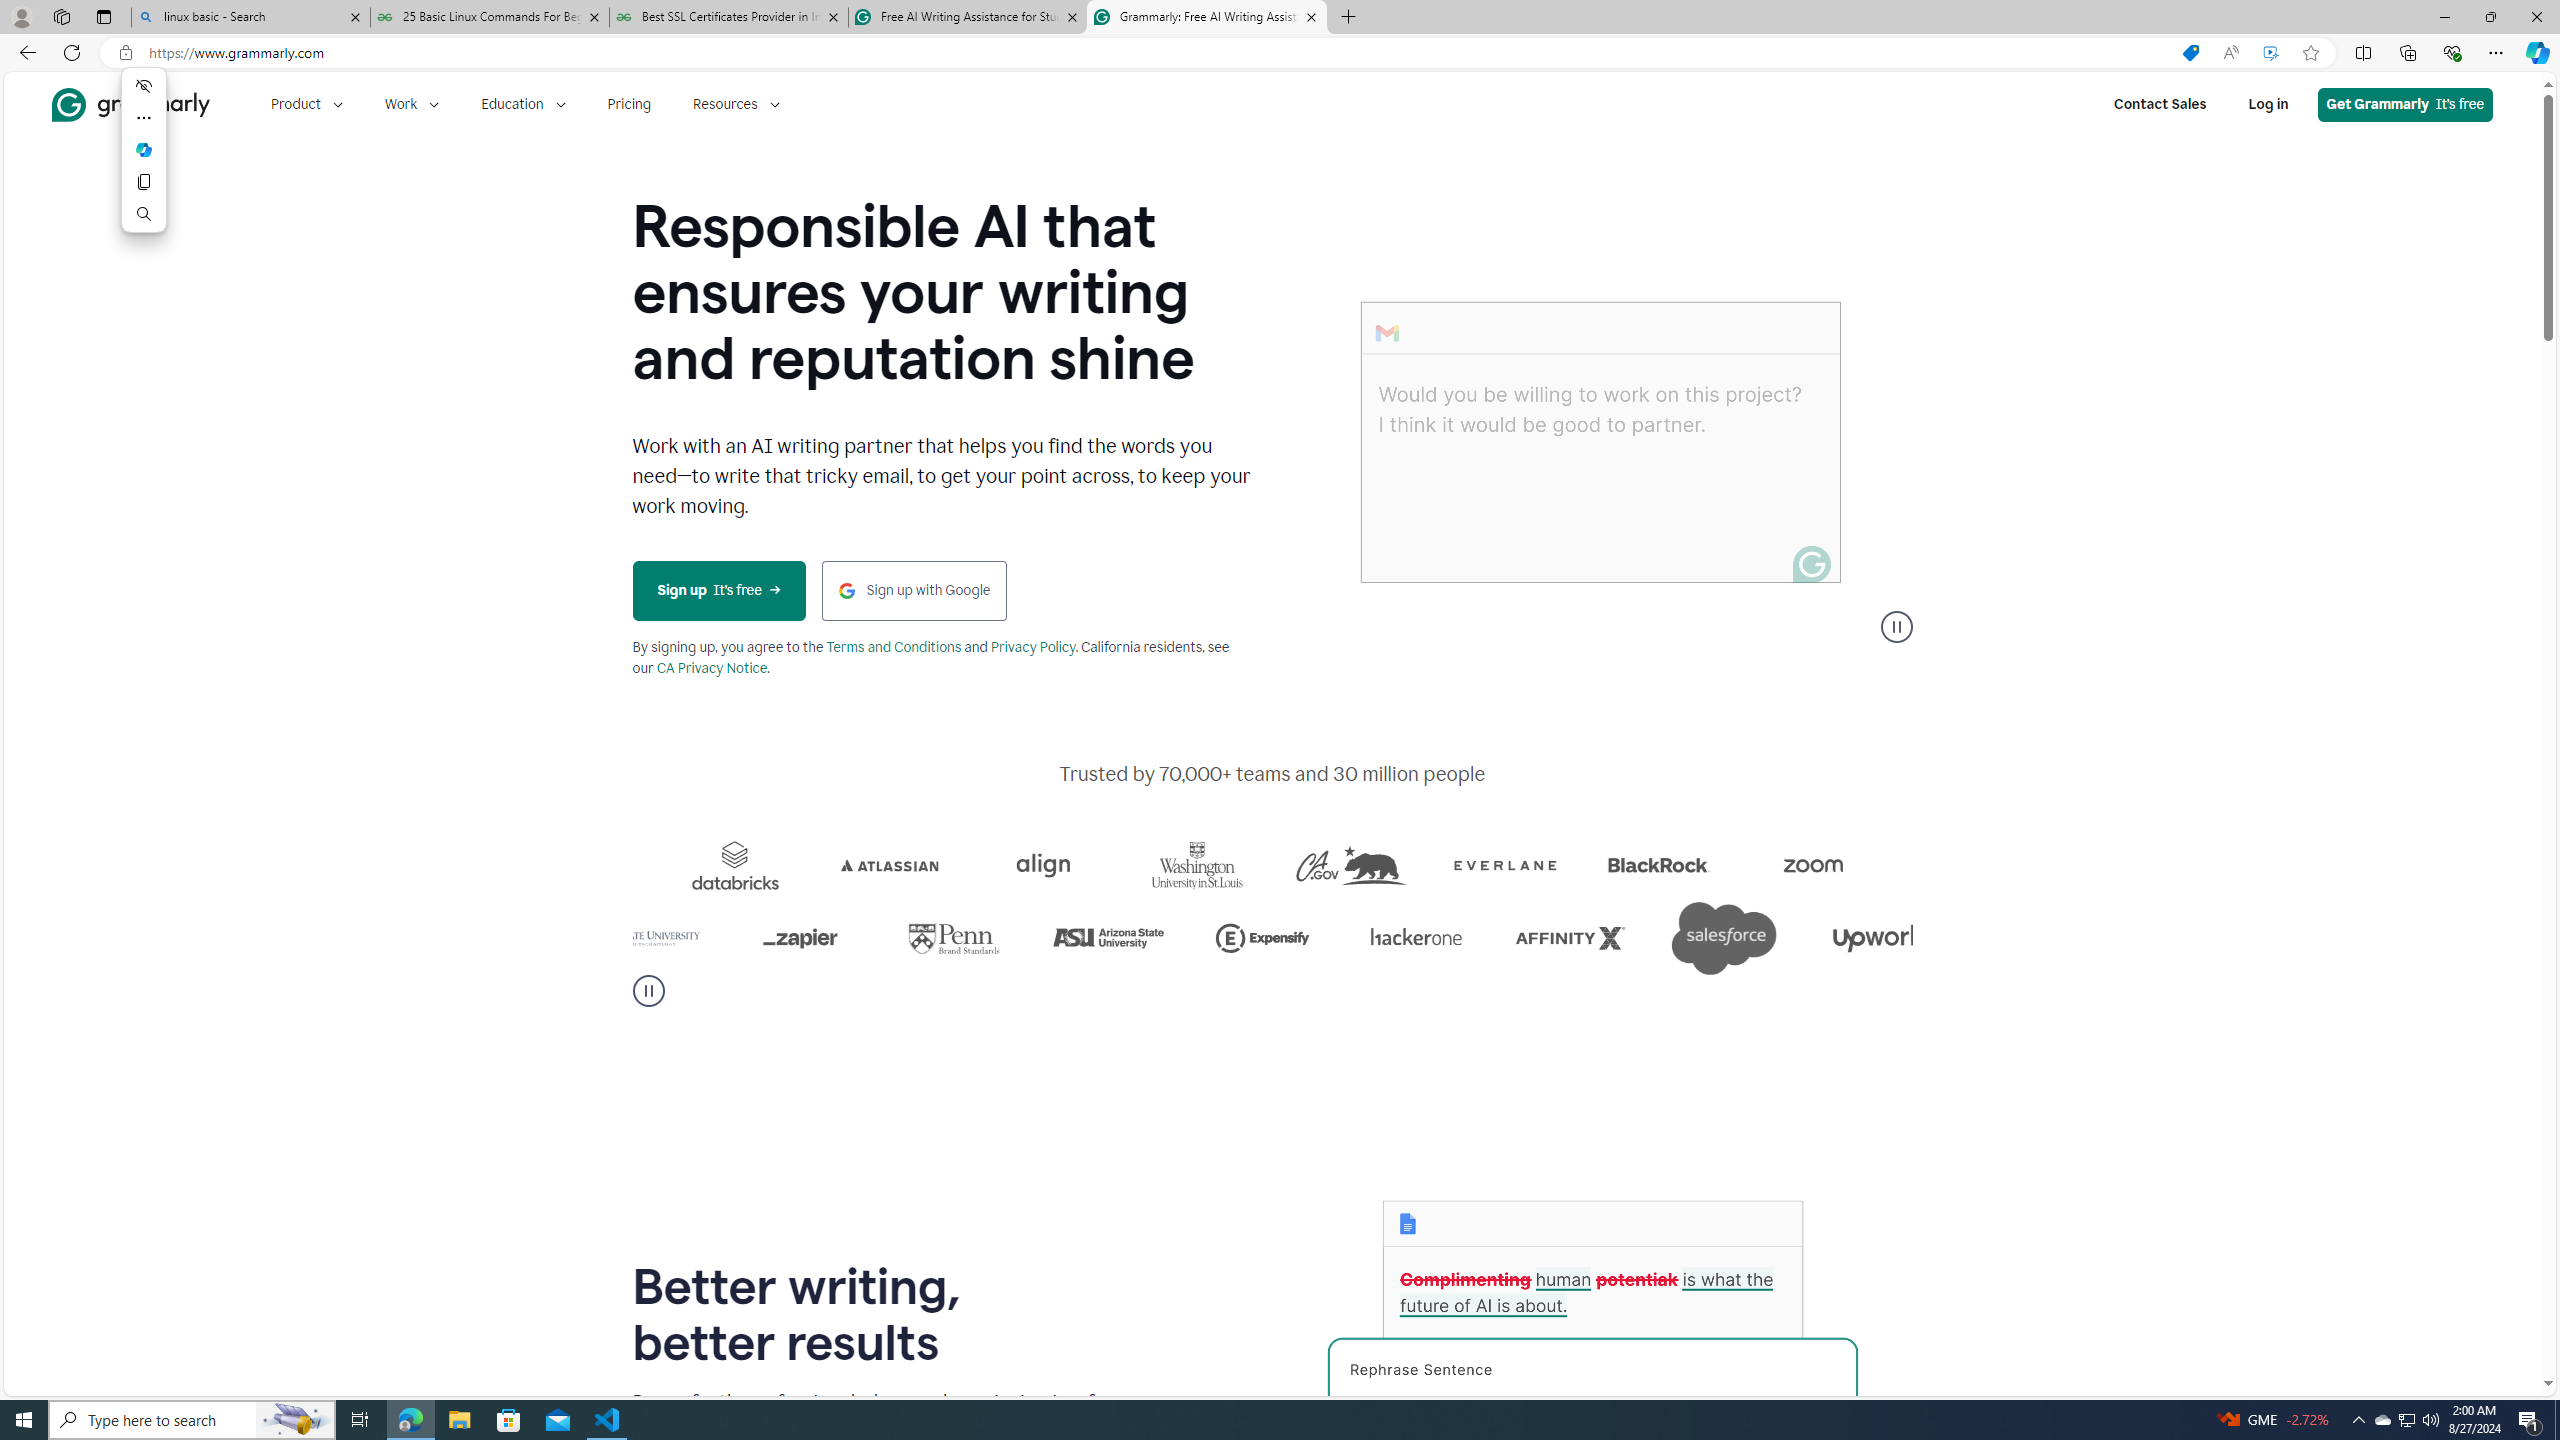  I want to click on 'CA Privacy Notice', so click(710, 667).